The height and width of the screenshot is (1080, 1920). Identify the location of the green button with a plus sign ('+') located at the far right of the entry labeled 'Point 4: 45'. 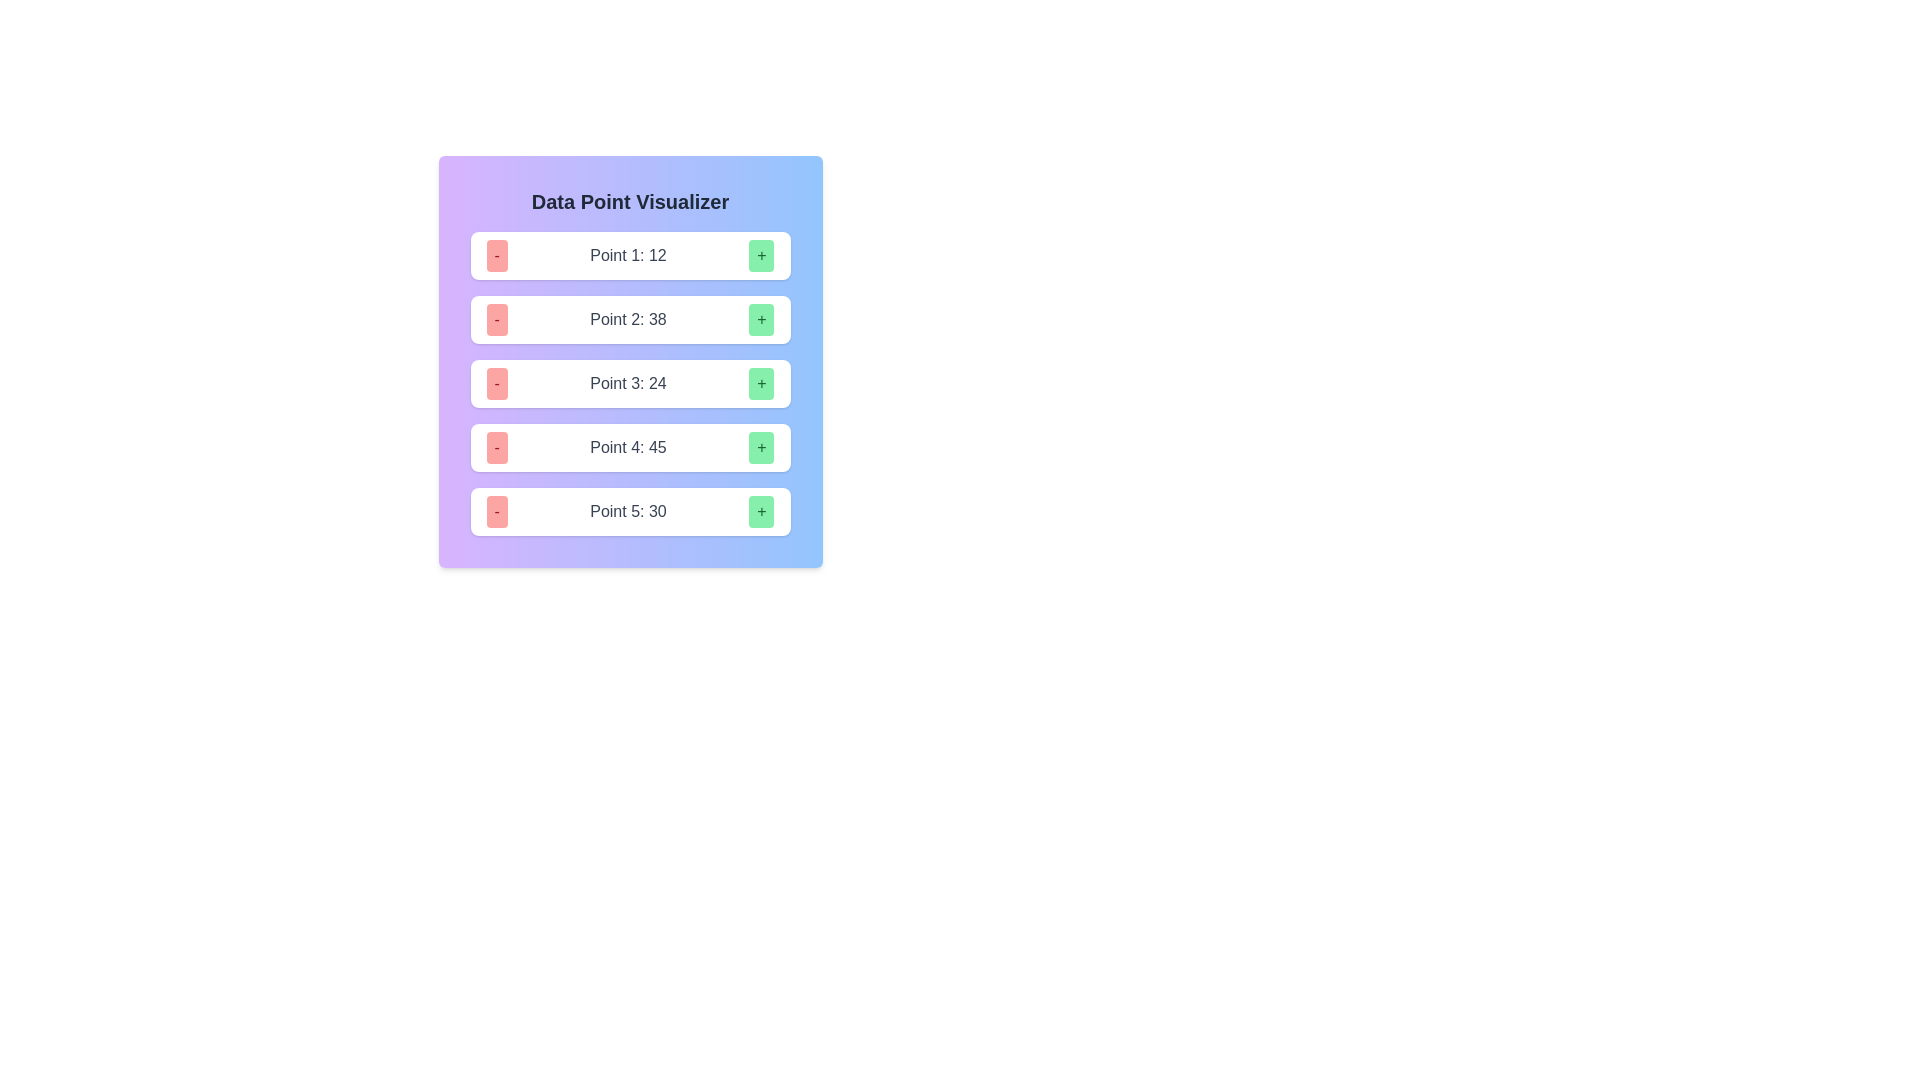
(760, 446).